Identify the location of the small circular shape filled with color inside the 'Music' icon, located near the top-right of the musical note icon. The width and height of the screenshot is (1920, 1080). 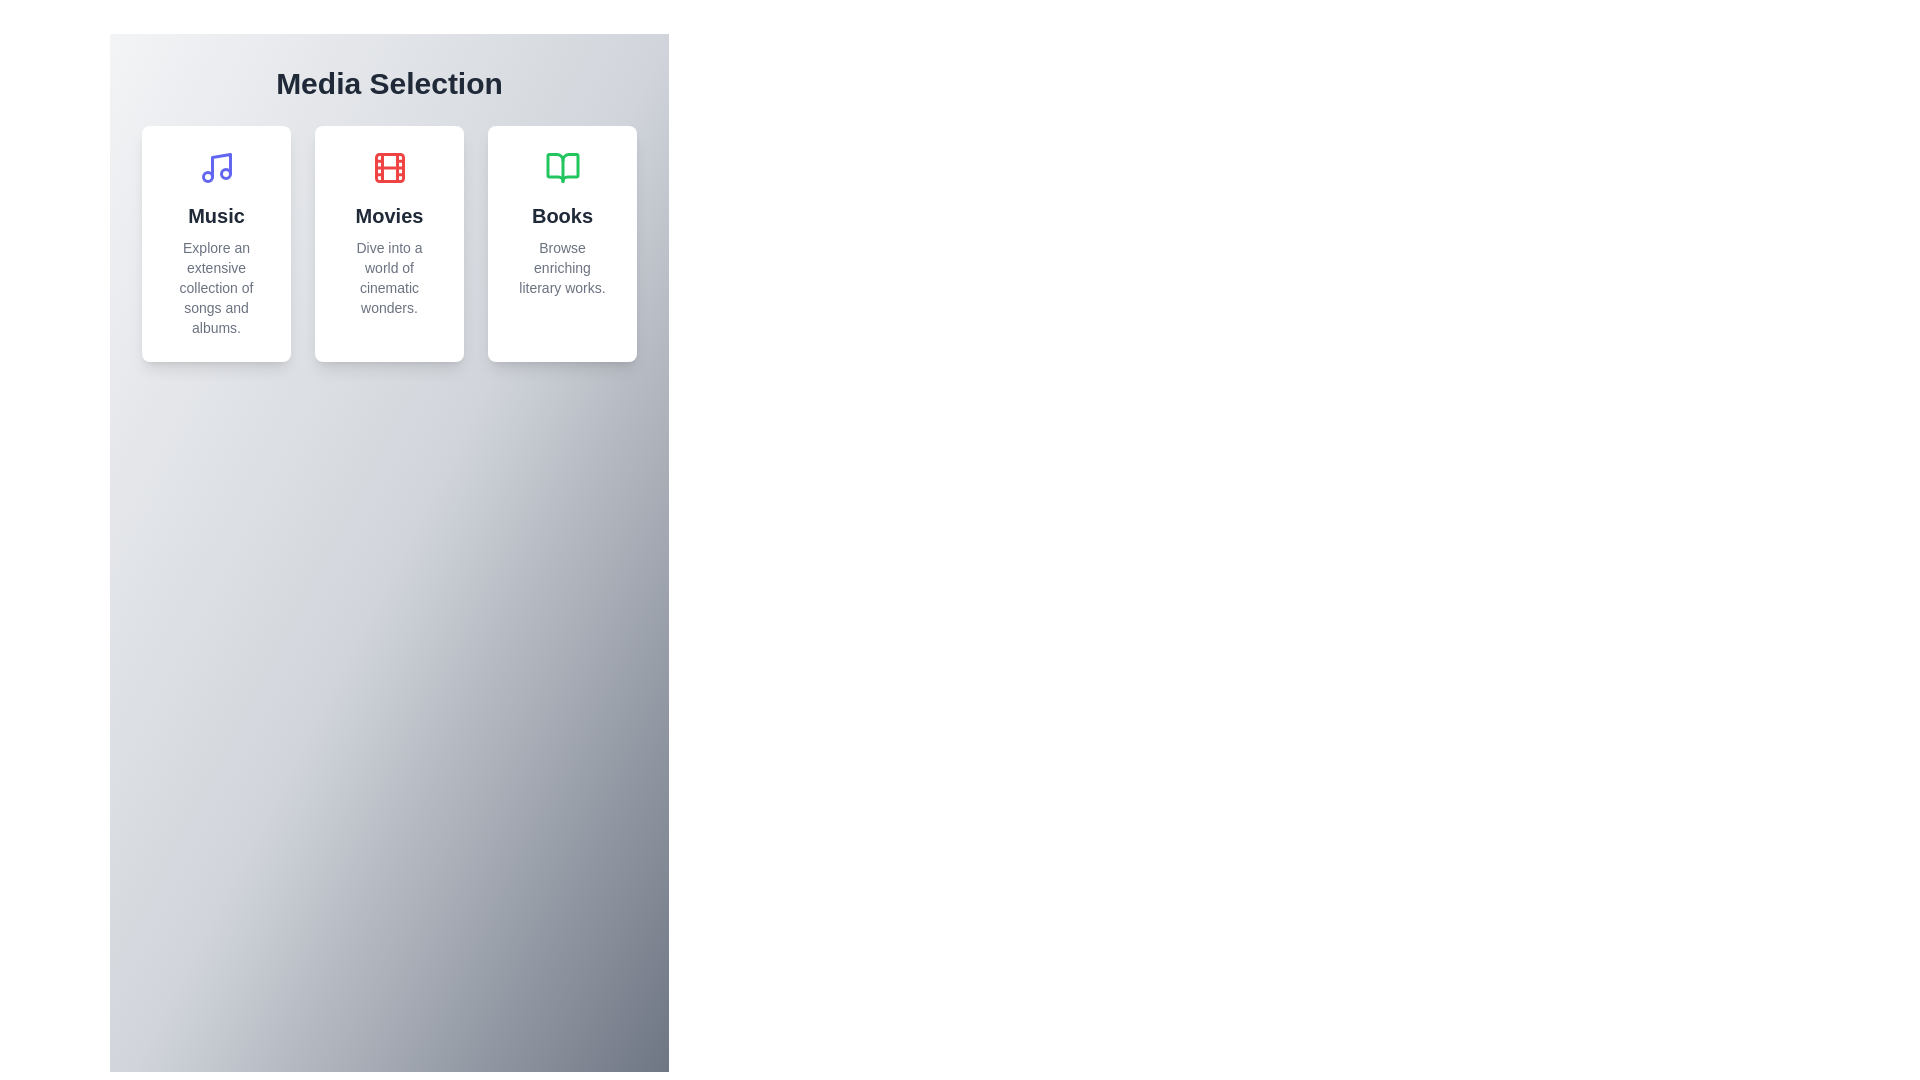
(225, 172).